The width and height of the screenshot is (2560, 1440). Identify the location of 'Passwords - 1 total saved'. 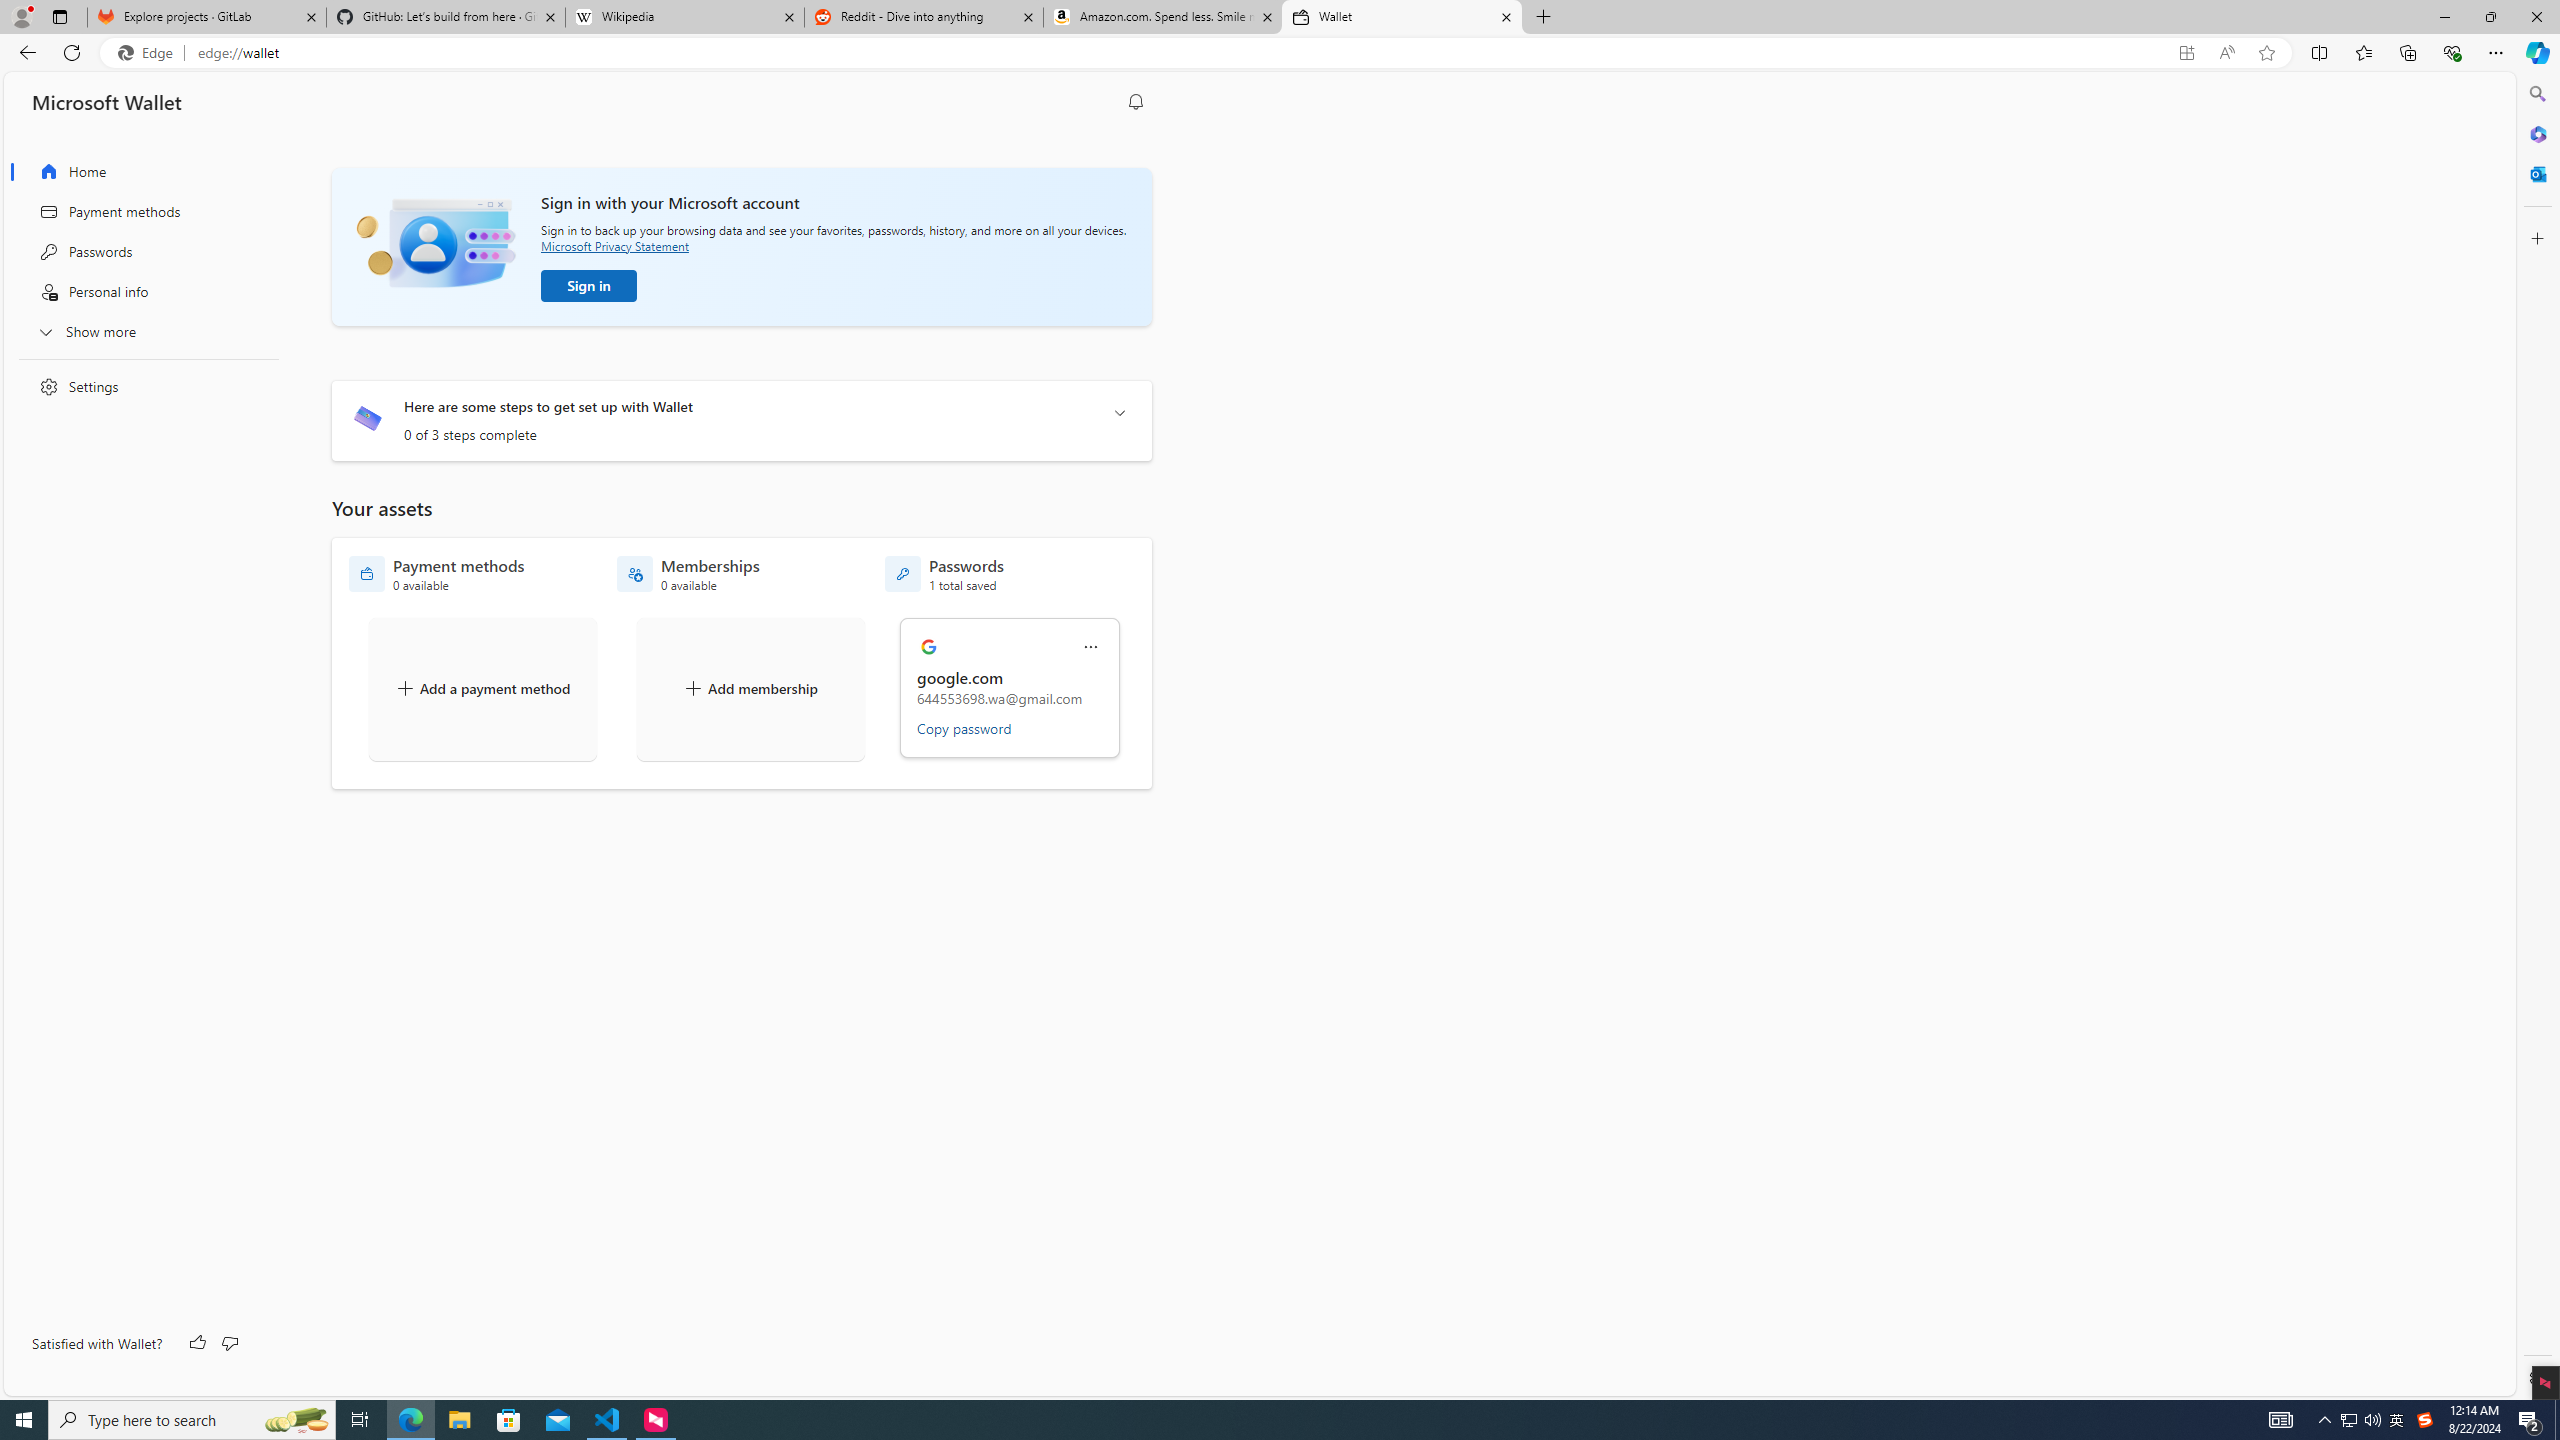
(943, 574).